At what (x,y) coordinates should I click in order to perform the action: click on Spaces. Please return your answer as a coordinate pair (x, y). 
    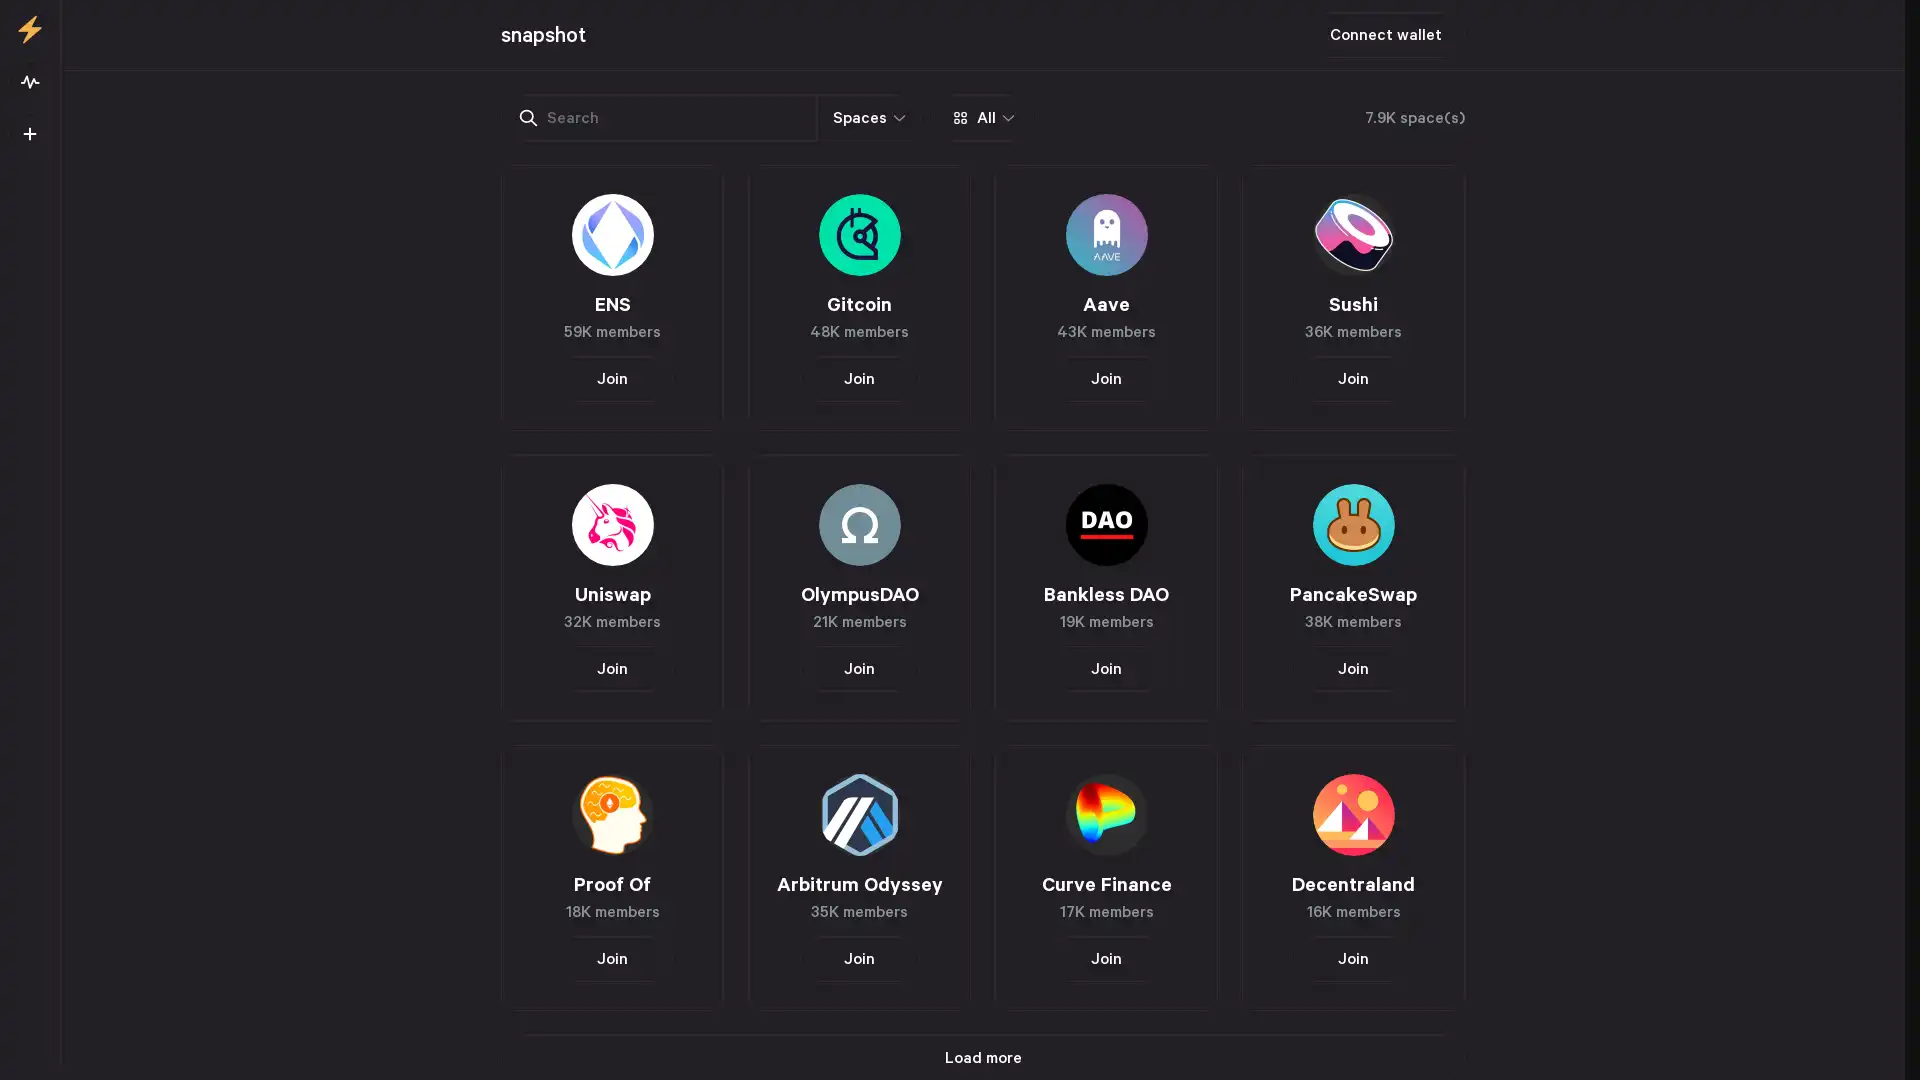
    Looking at the image, I should click on (710, 118).